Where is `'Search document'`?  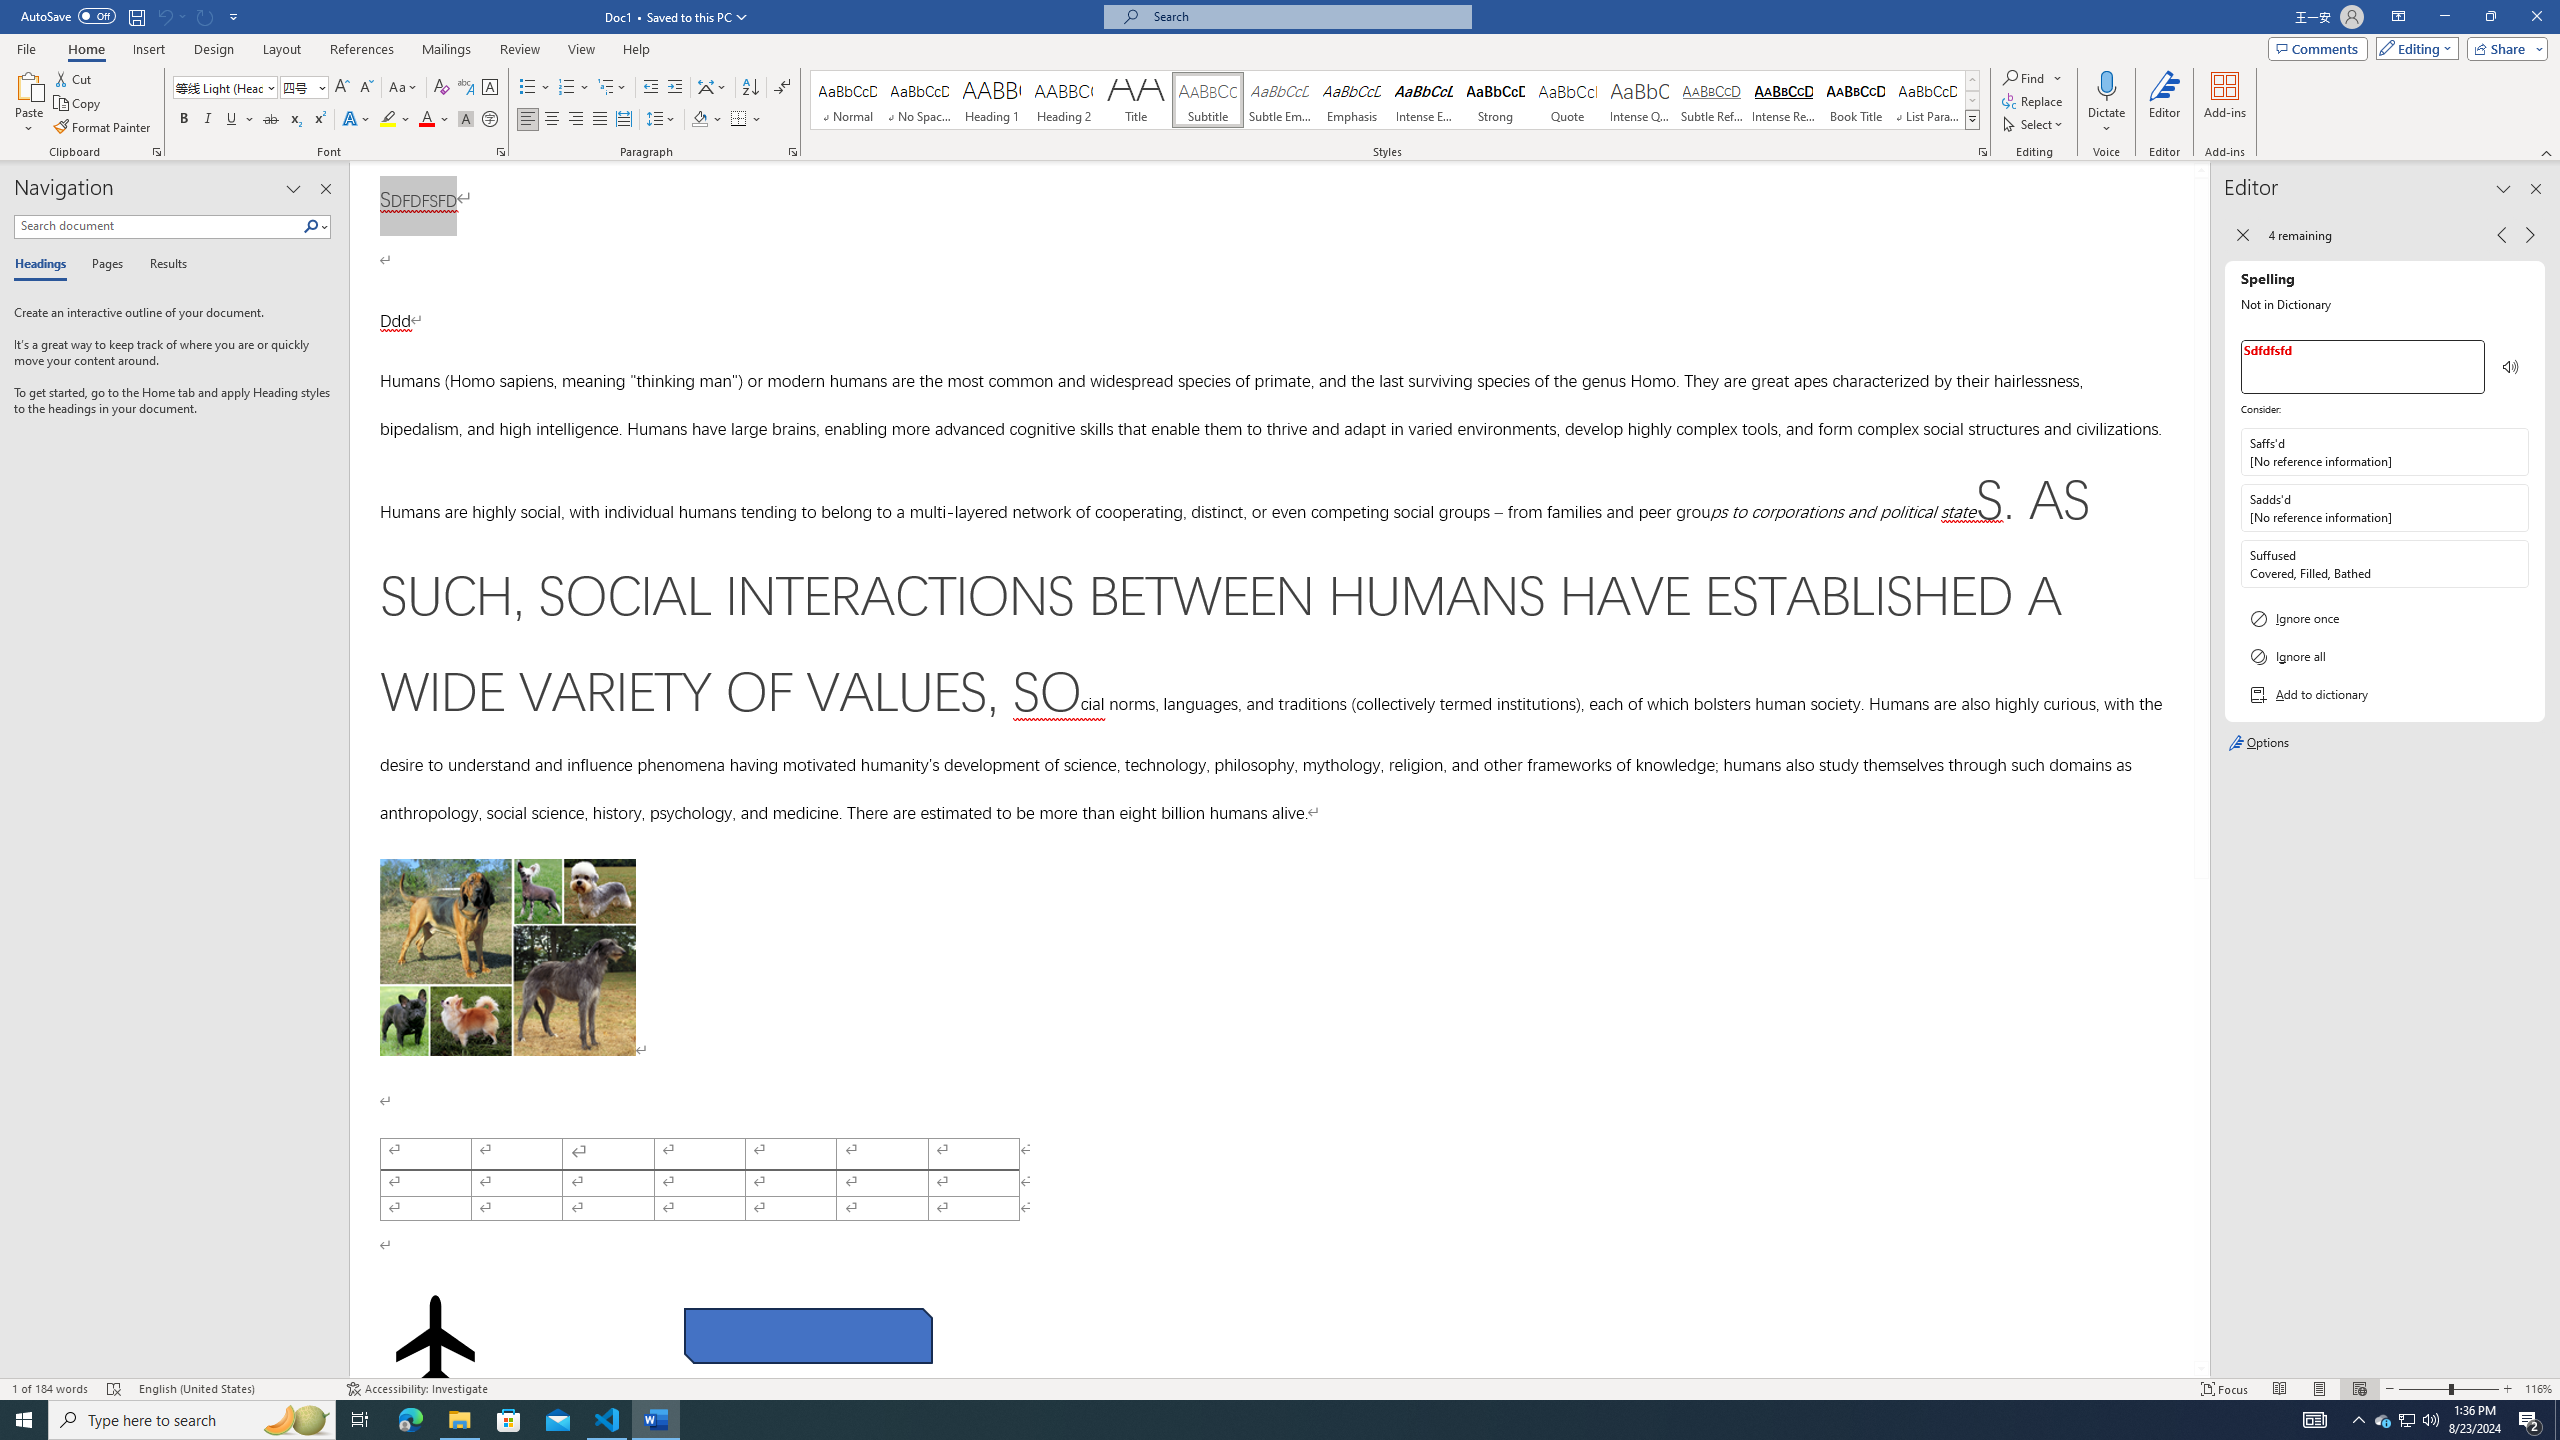 'Search document' is located at coordinates (158, 225).